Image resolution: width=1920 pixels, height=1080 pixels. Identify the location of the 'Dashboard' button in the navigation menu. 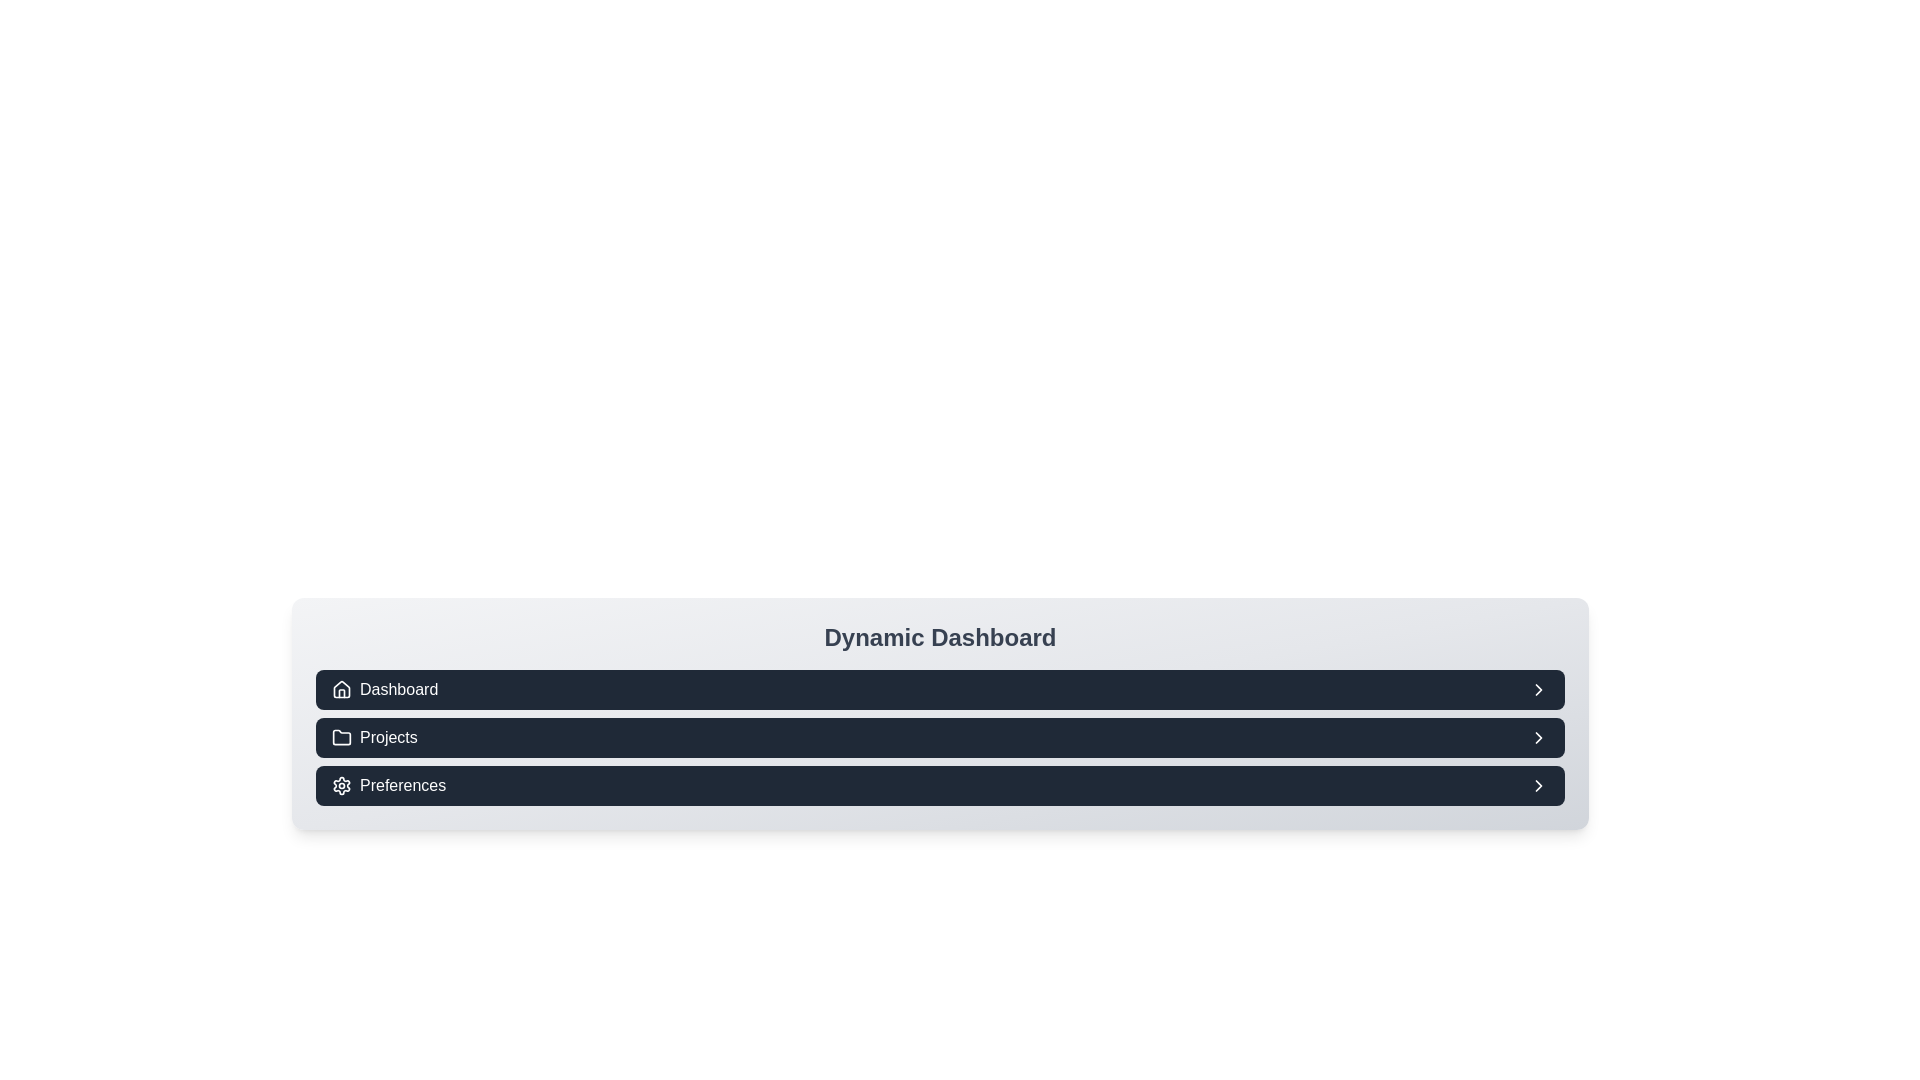
(385, 689).